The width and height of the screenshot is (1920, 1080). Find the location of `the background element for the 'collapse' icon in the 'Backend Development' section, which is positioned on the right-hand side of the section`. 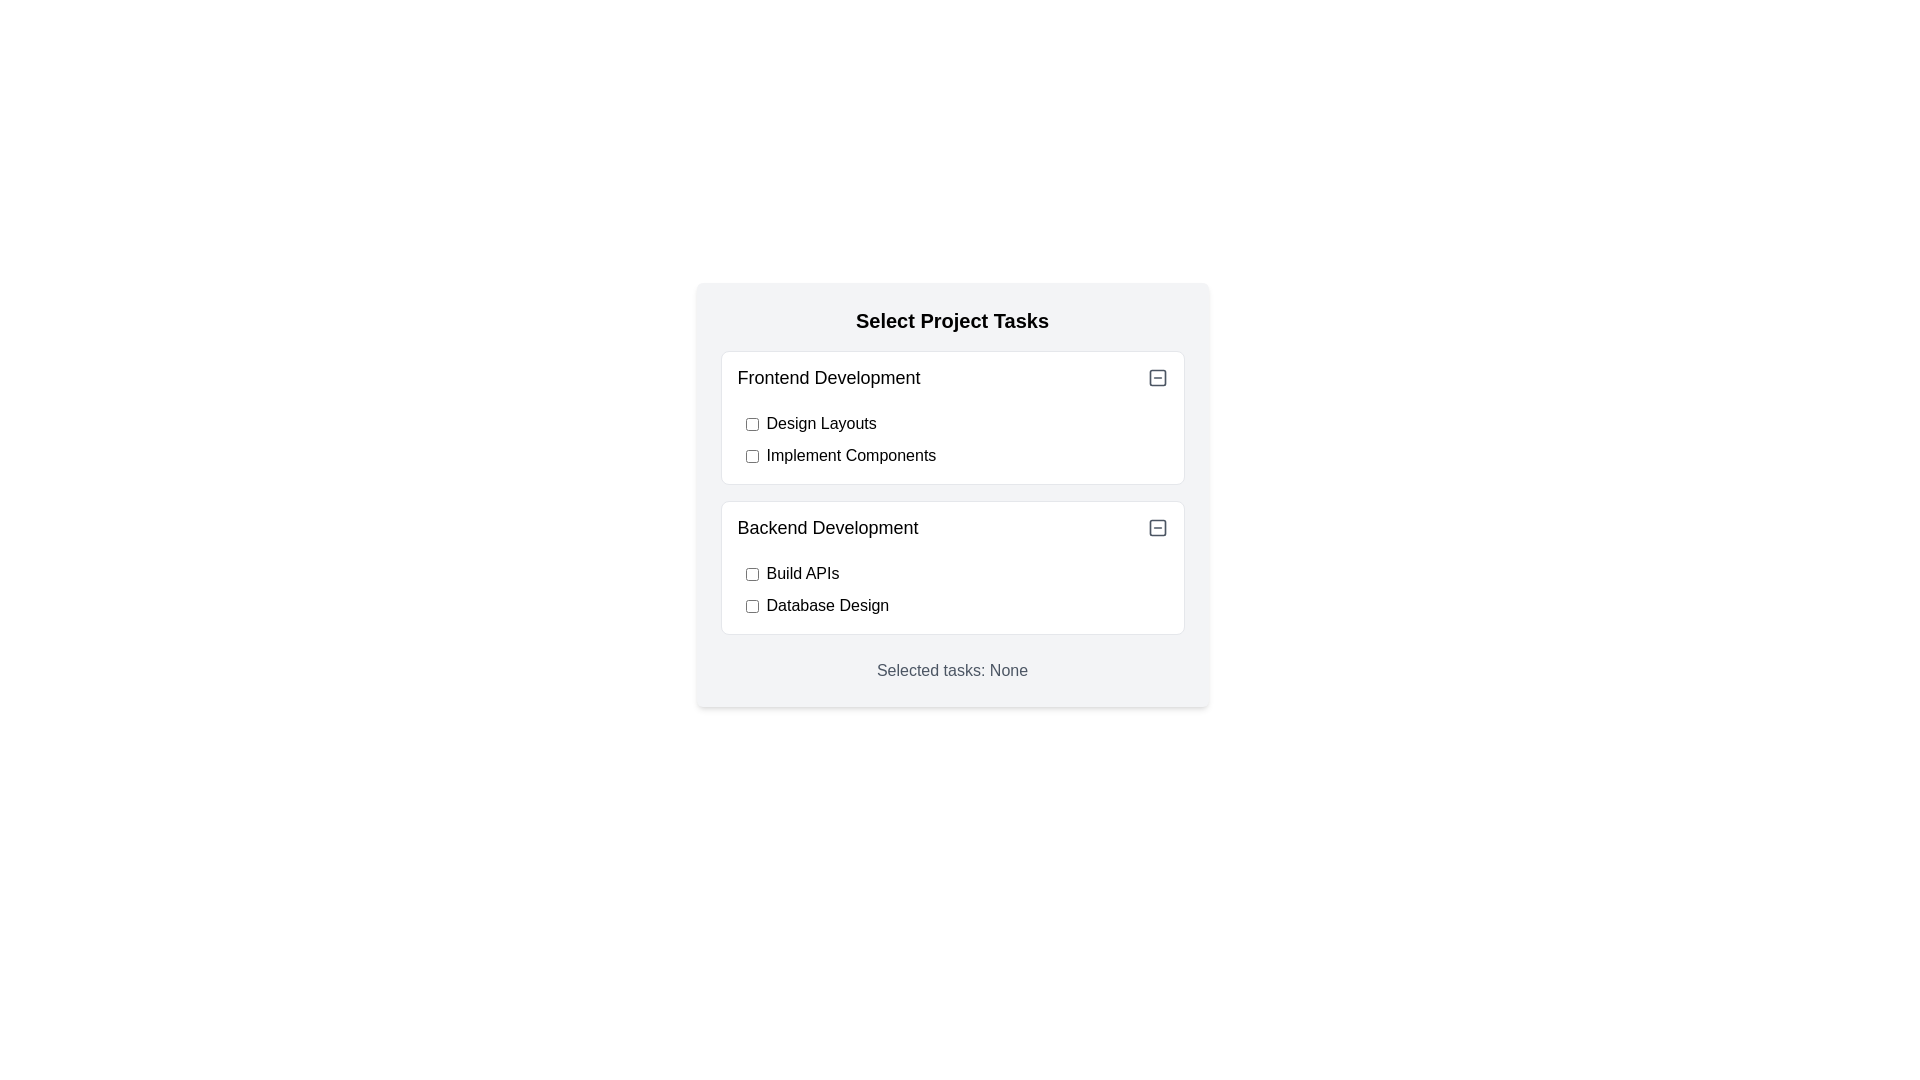

the background element for the 'collapse' icon in the 'Backend Development' section, which is positioned on the right-hand side of the section is located at coordinates (1157, 527).